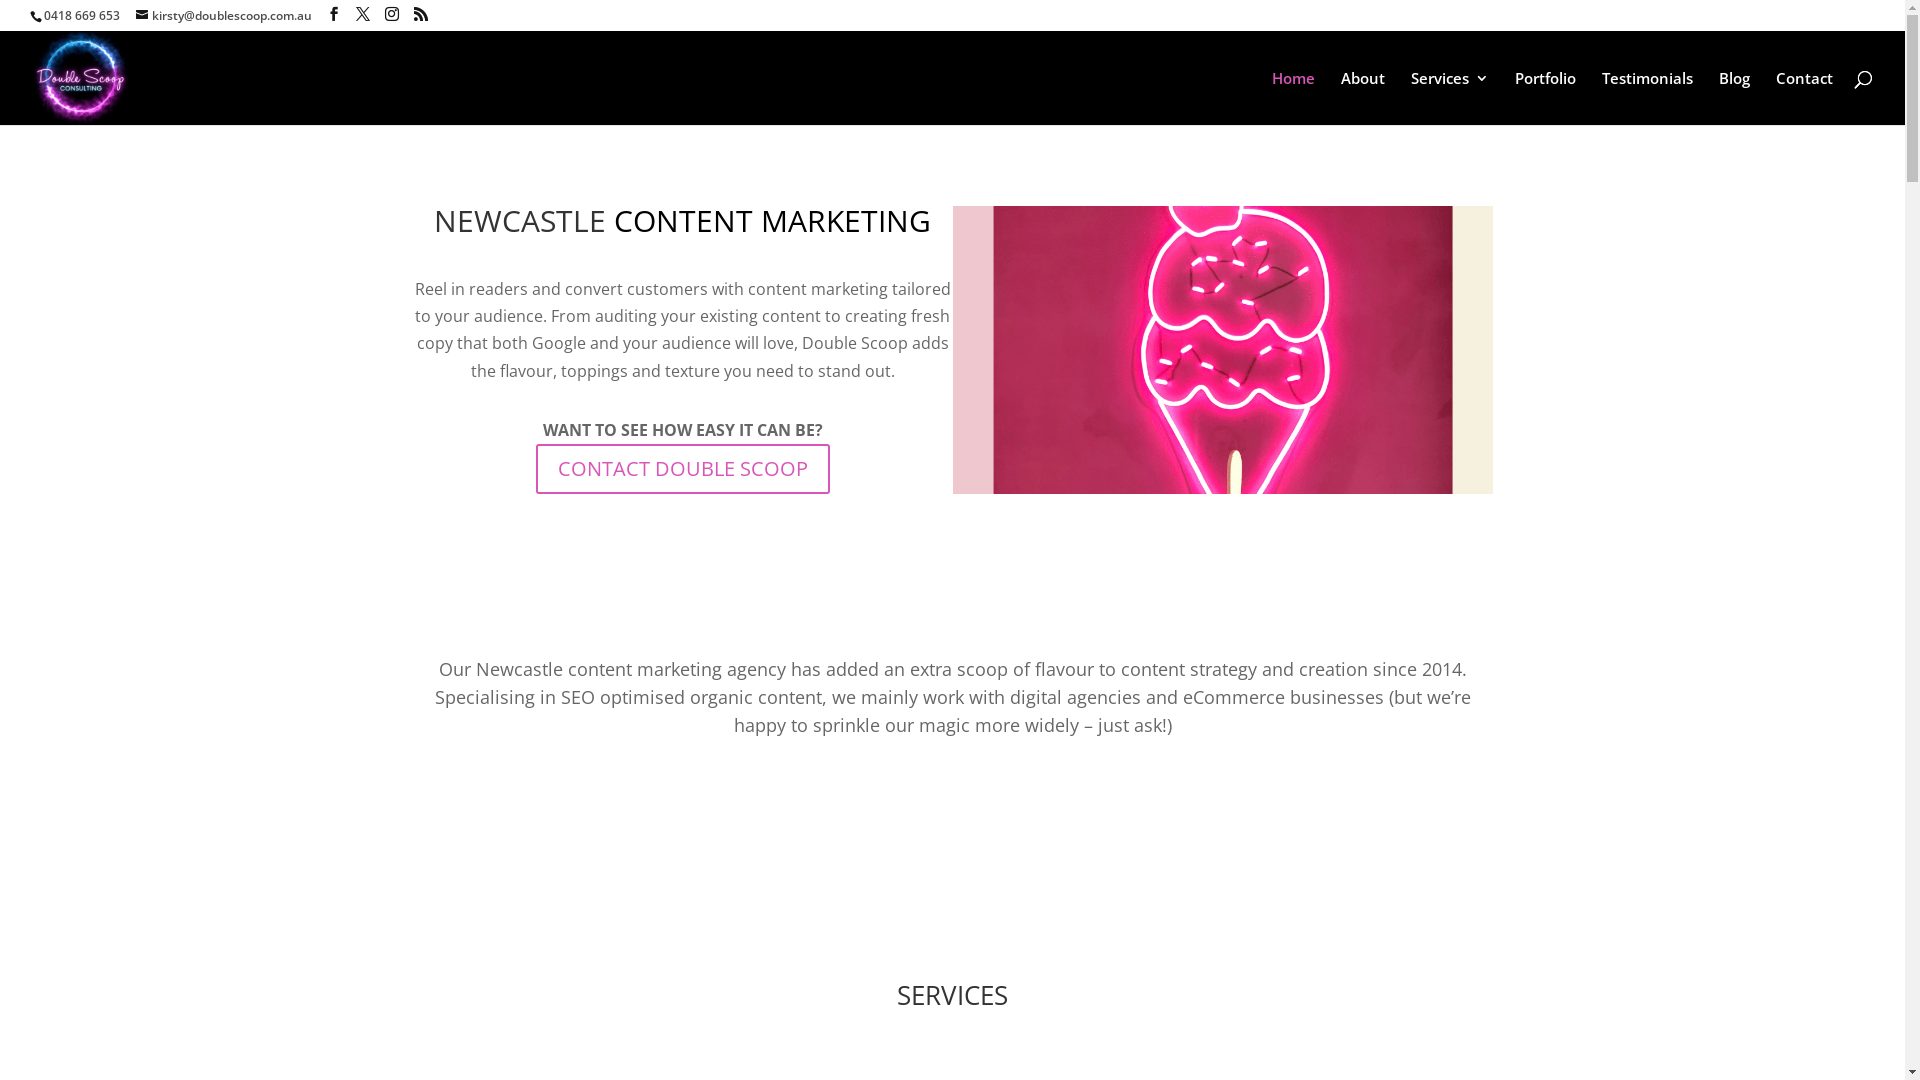 This screenshot has width=1920, height=1080. What do you see at coordinates (682, 469) in the screenshot?
I see `'CONTACT DOUBLE SCOOP'` at bounding box center [682, 469].